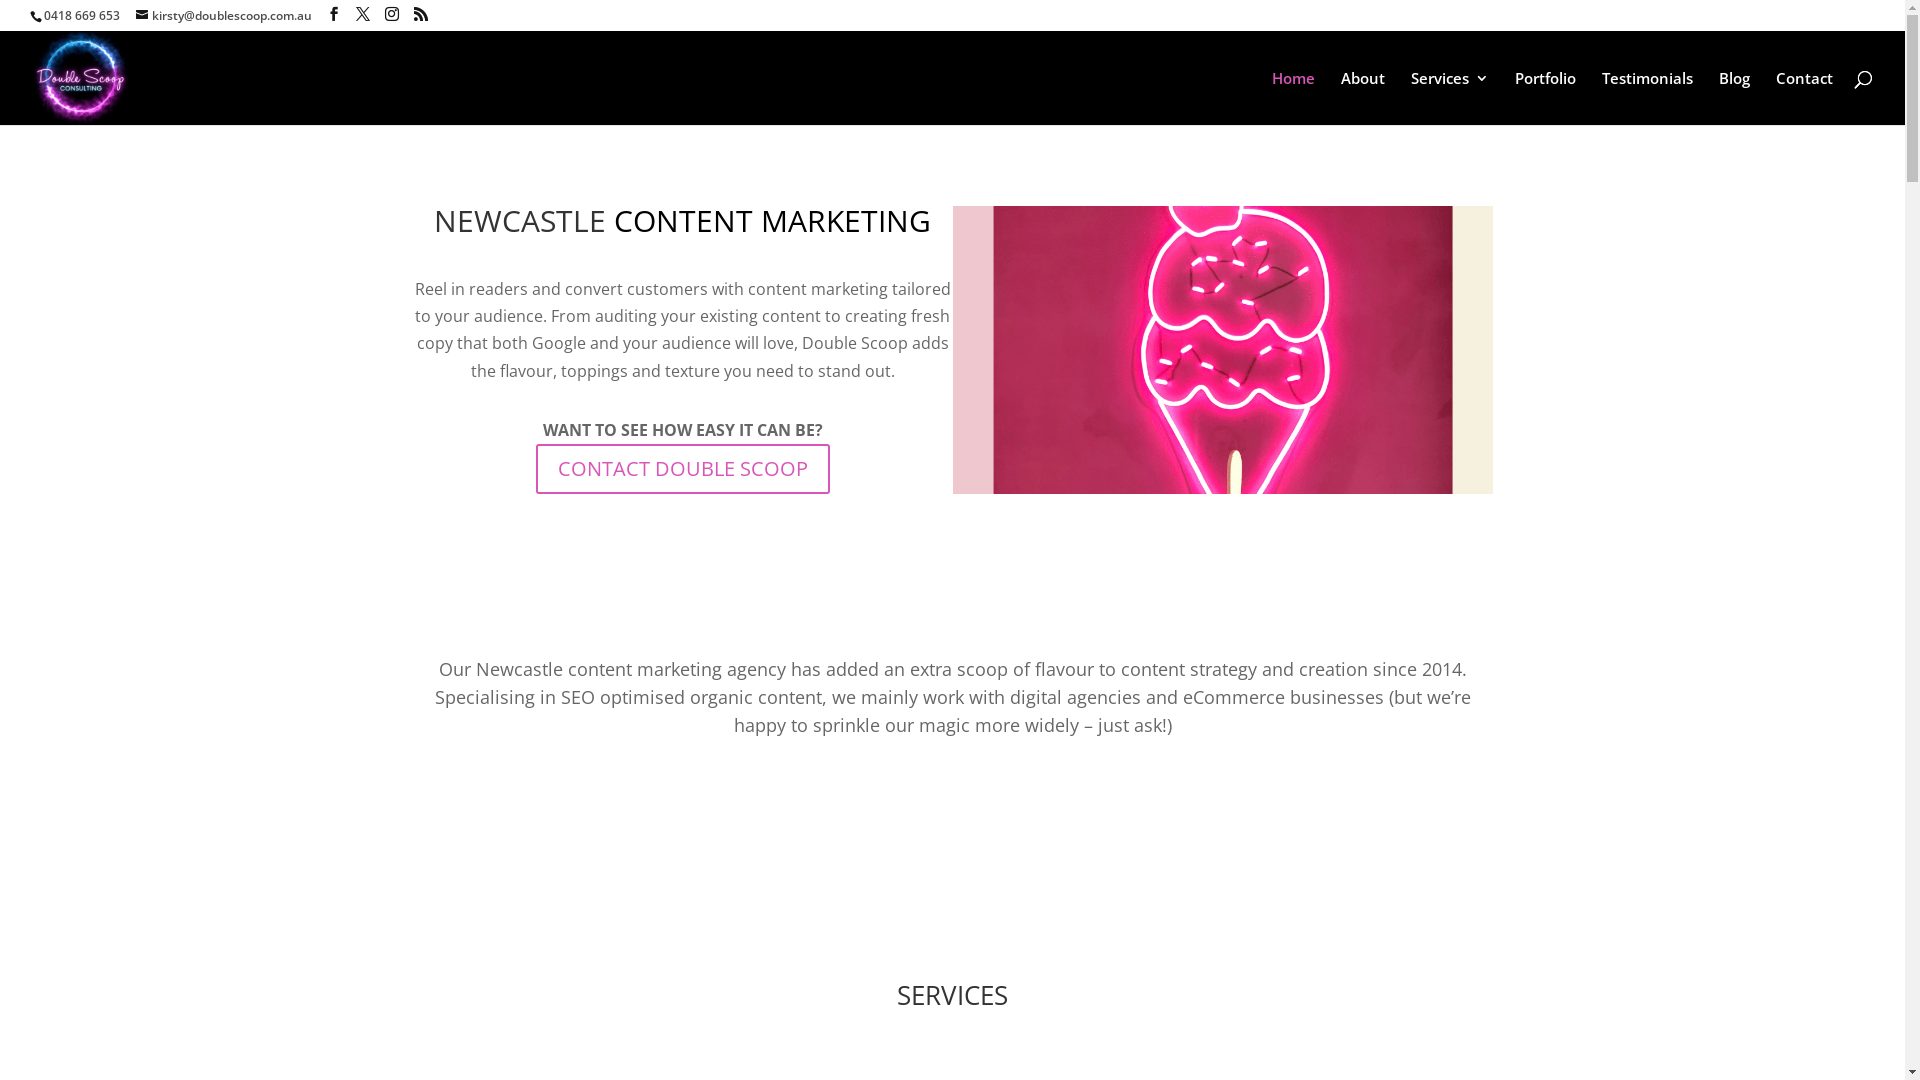 This screenshot has width=1920, height=1080. What do you see at coordinates (682, 469) in the screenshot?
I see `'CONTACT DOUBLE SCOOP'` at bounding box center [682, 469].